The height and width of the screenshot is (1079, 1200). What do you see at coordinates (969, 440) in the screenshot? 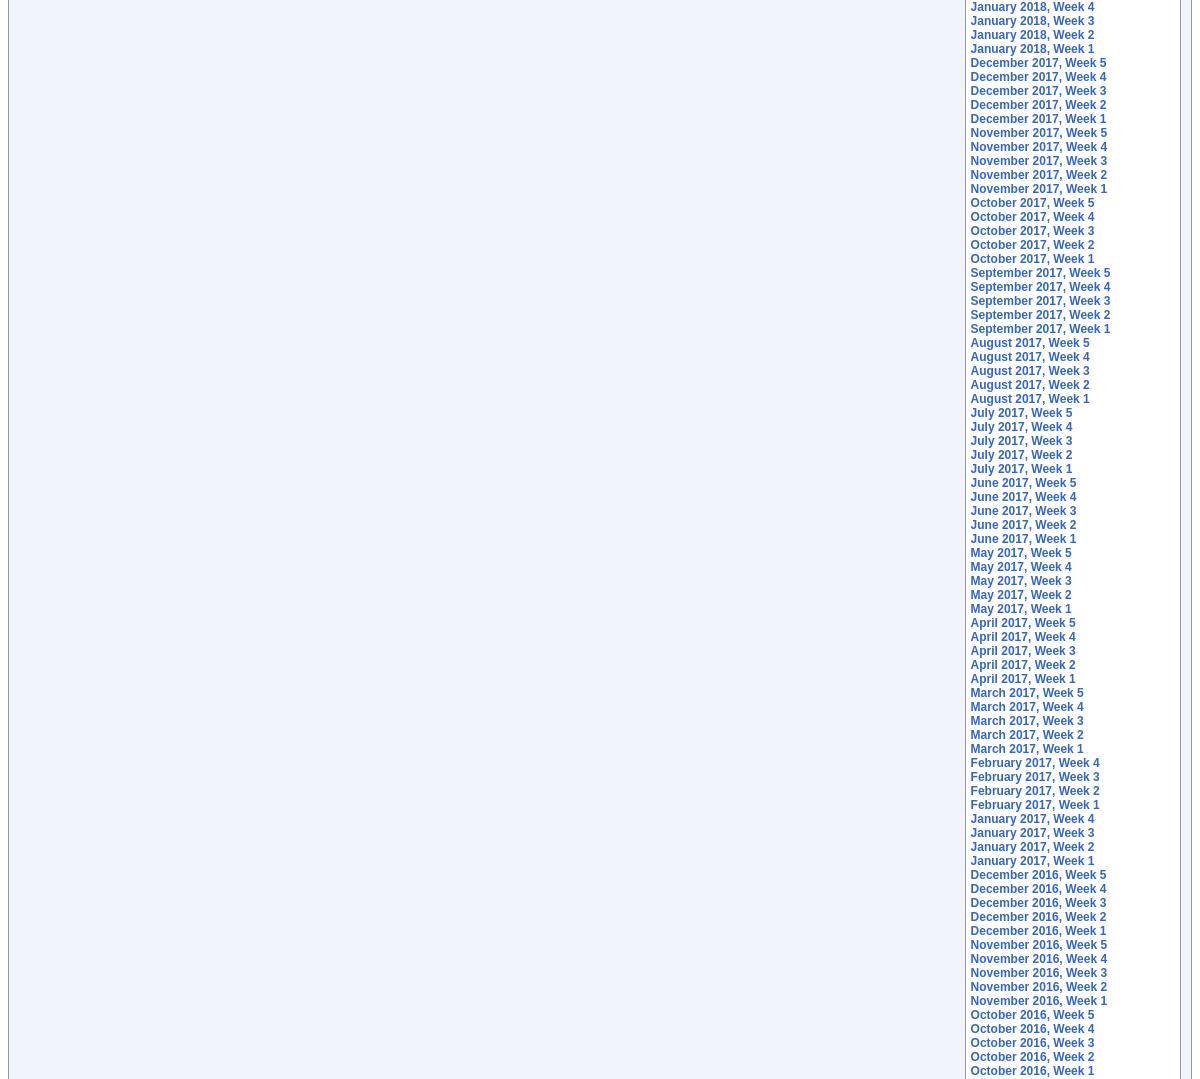
I see `'July 2017, Week 3'` at bounding box center [969, 440].